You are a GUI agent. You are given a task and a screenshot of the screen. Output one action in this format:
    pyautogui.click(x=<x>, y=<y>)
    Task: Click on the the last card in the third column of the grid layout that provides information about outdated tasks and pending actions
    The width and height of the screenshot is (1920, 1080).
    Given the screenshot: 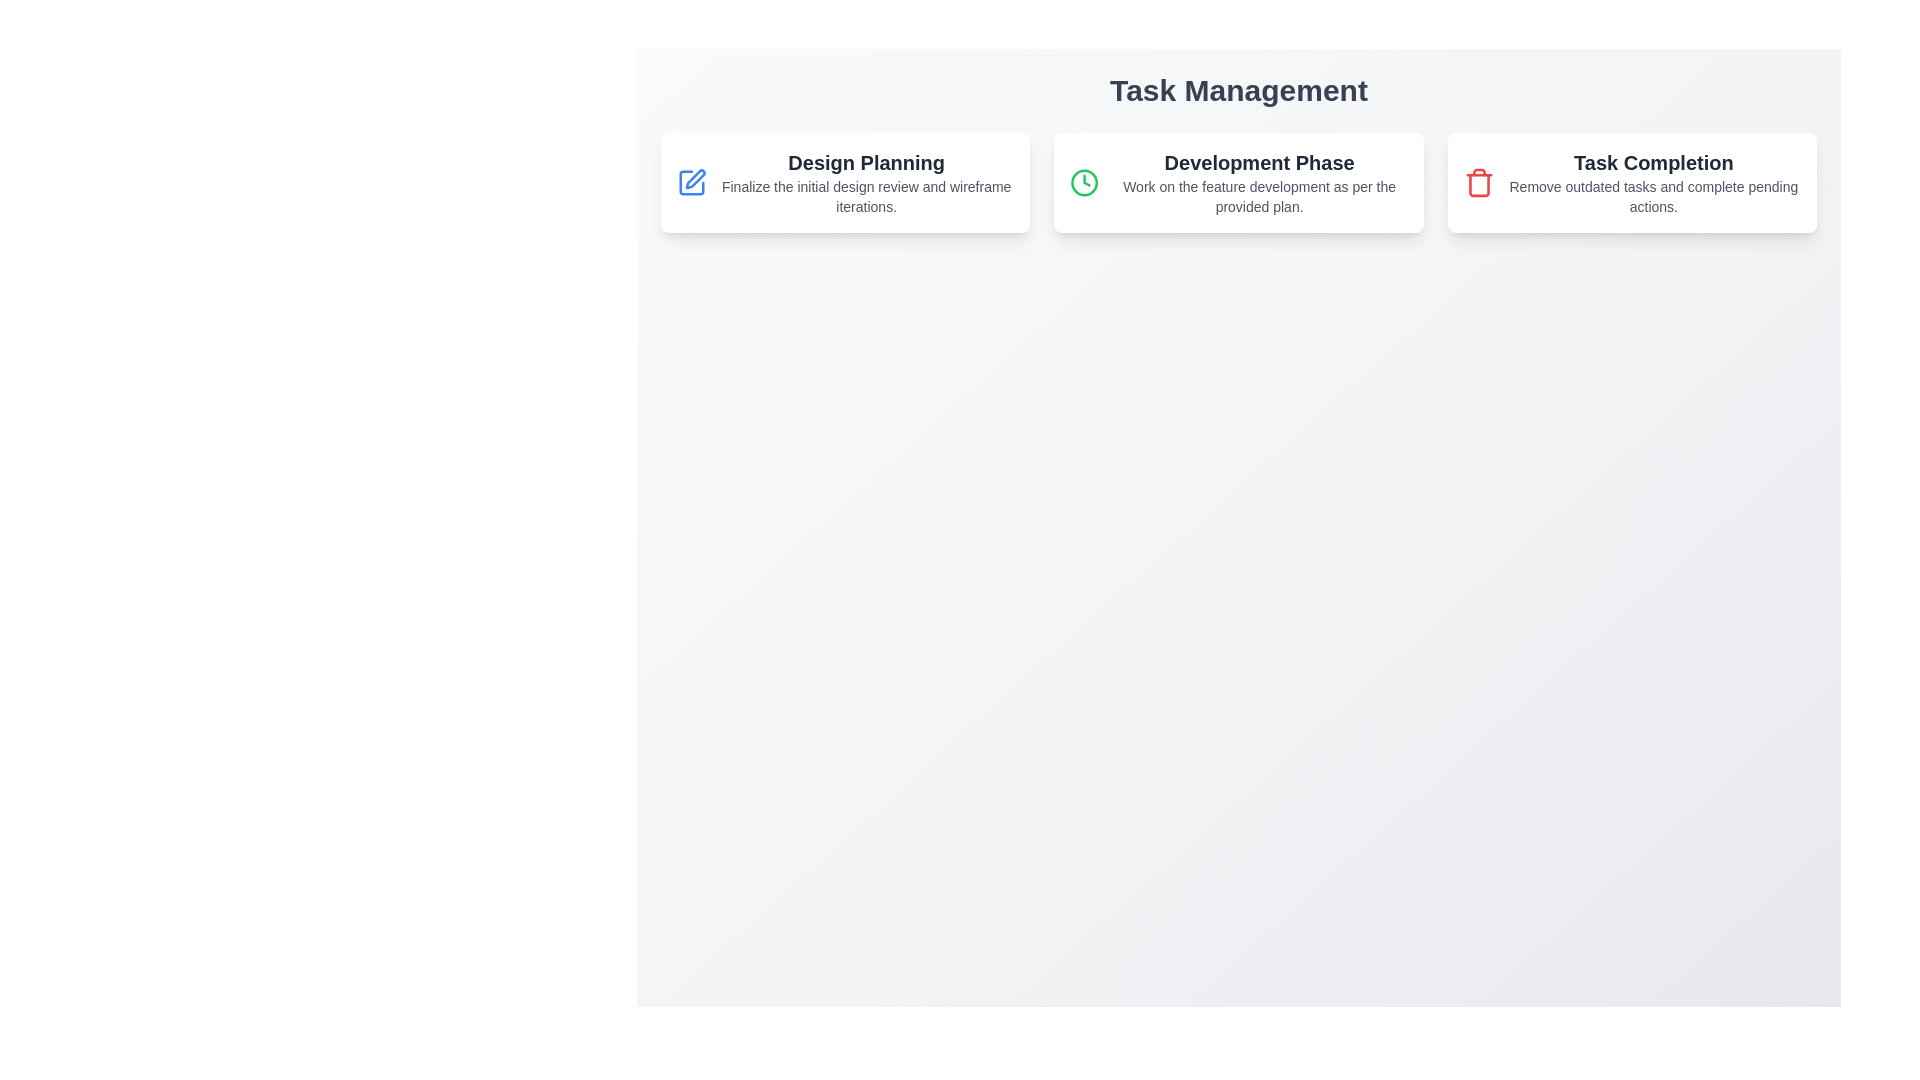 What is the action you would take?
    pyautogui.click(x=1632, y=182)
    